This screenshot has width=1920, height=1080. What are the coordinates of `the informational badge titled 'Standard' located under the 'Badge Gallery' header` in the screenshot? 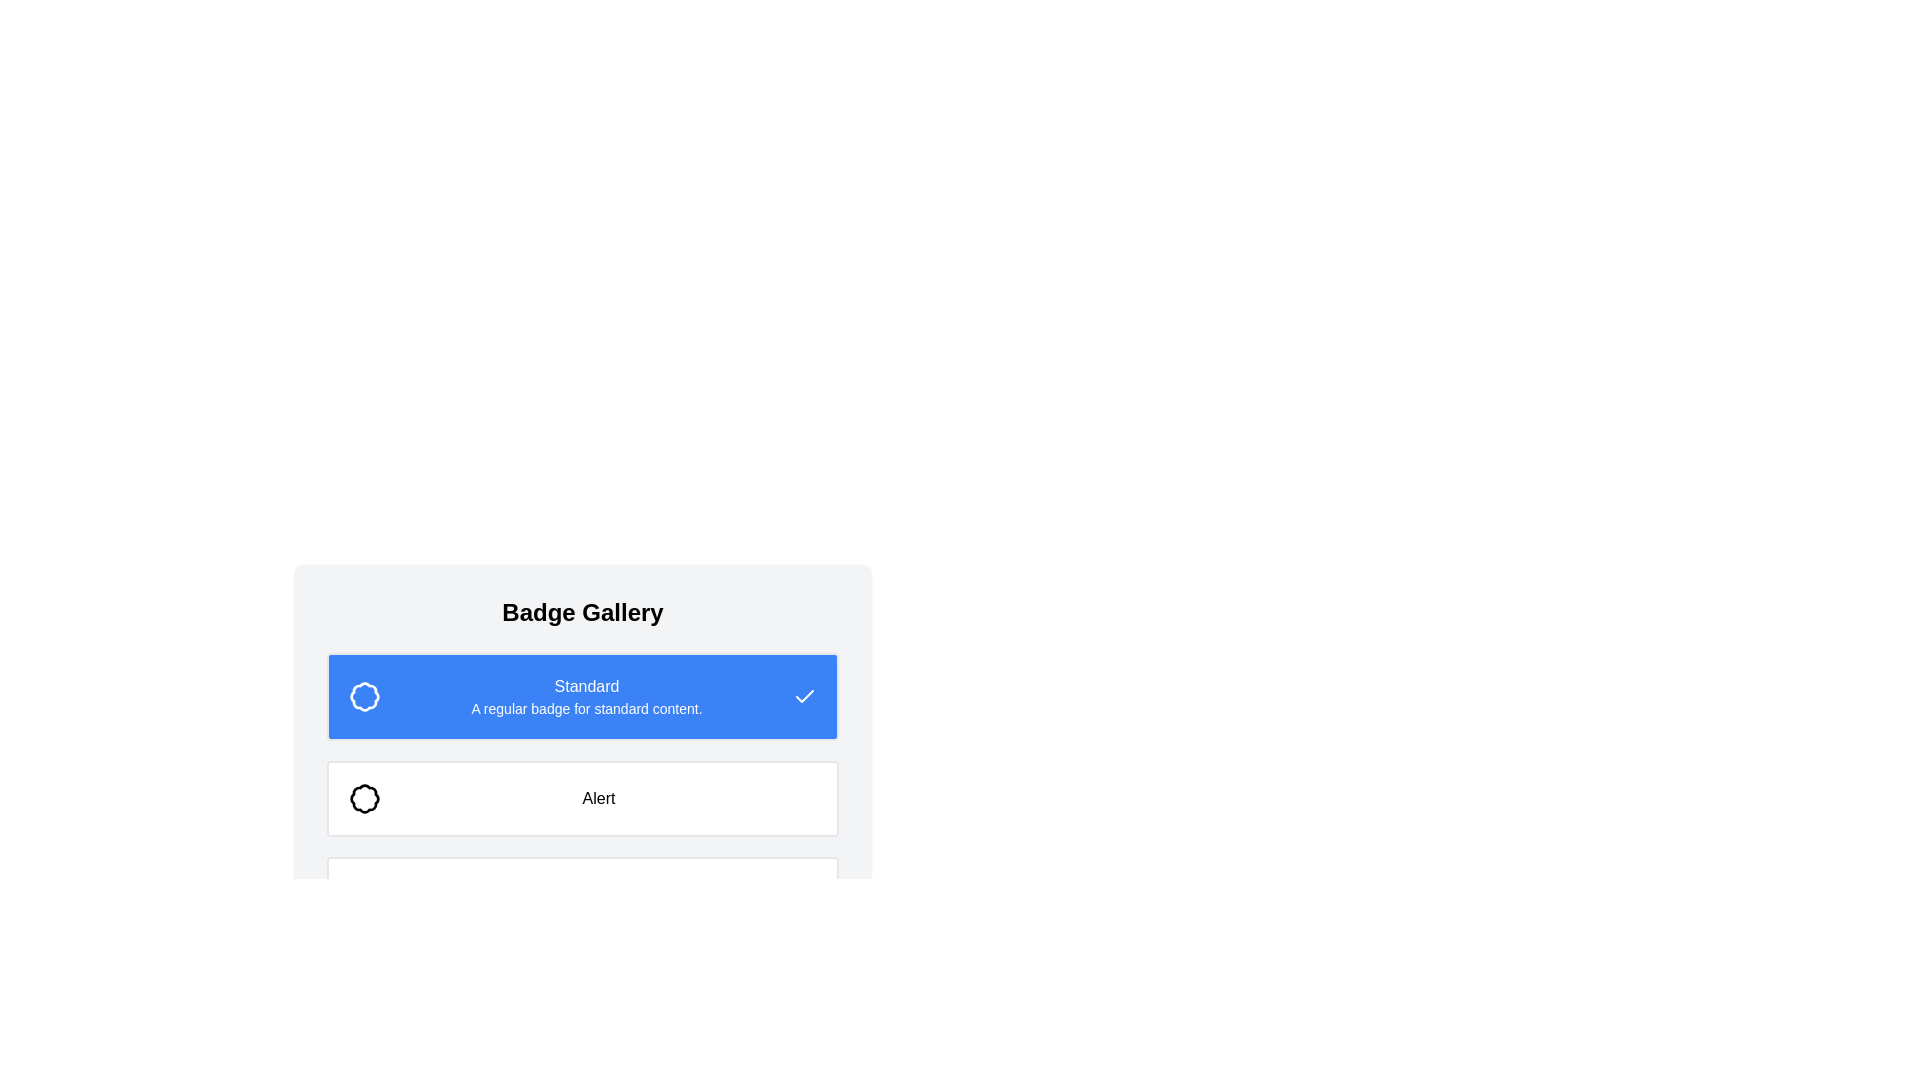 It's located at (581, 696).